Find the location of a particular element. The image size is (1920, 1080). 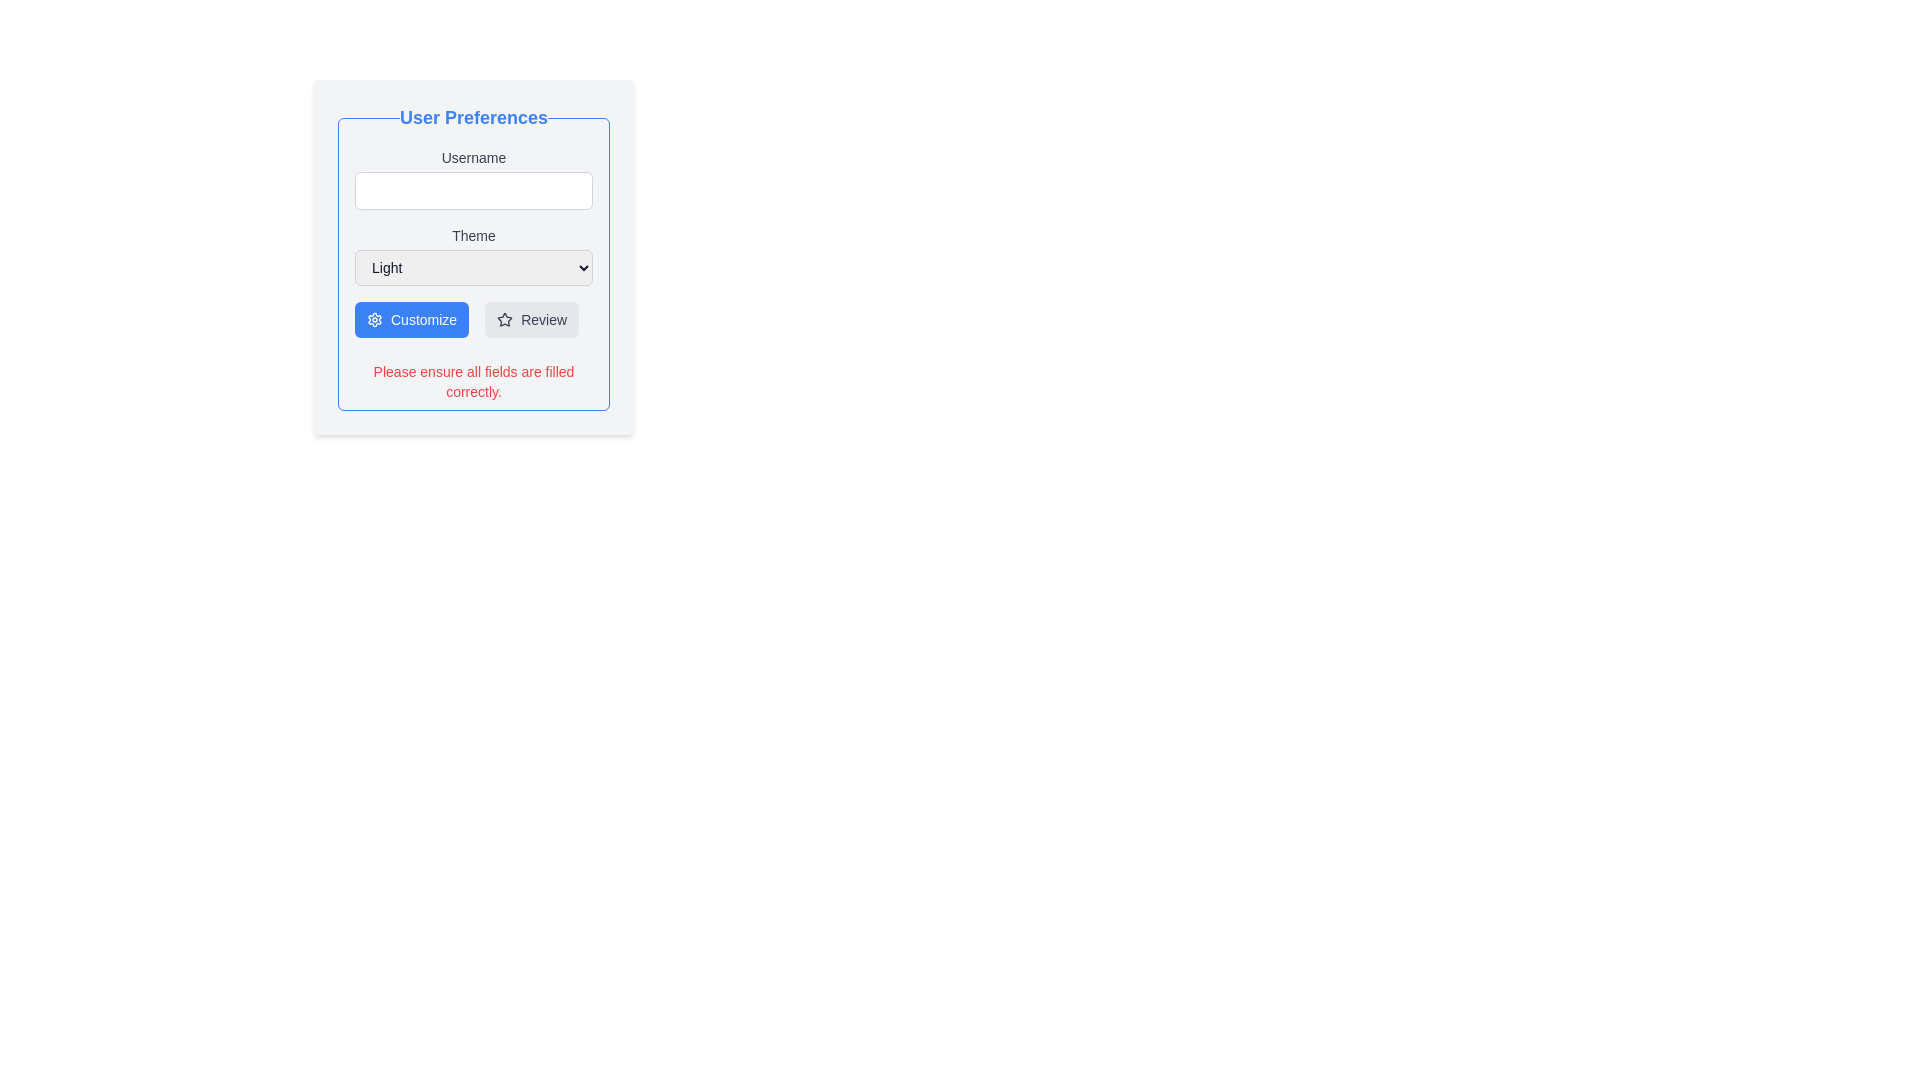

the blue gear-like icon located to the left of the 'Review' button at the bottom of the panel is located at coordinates (374, 319).